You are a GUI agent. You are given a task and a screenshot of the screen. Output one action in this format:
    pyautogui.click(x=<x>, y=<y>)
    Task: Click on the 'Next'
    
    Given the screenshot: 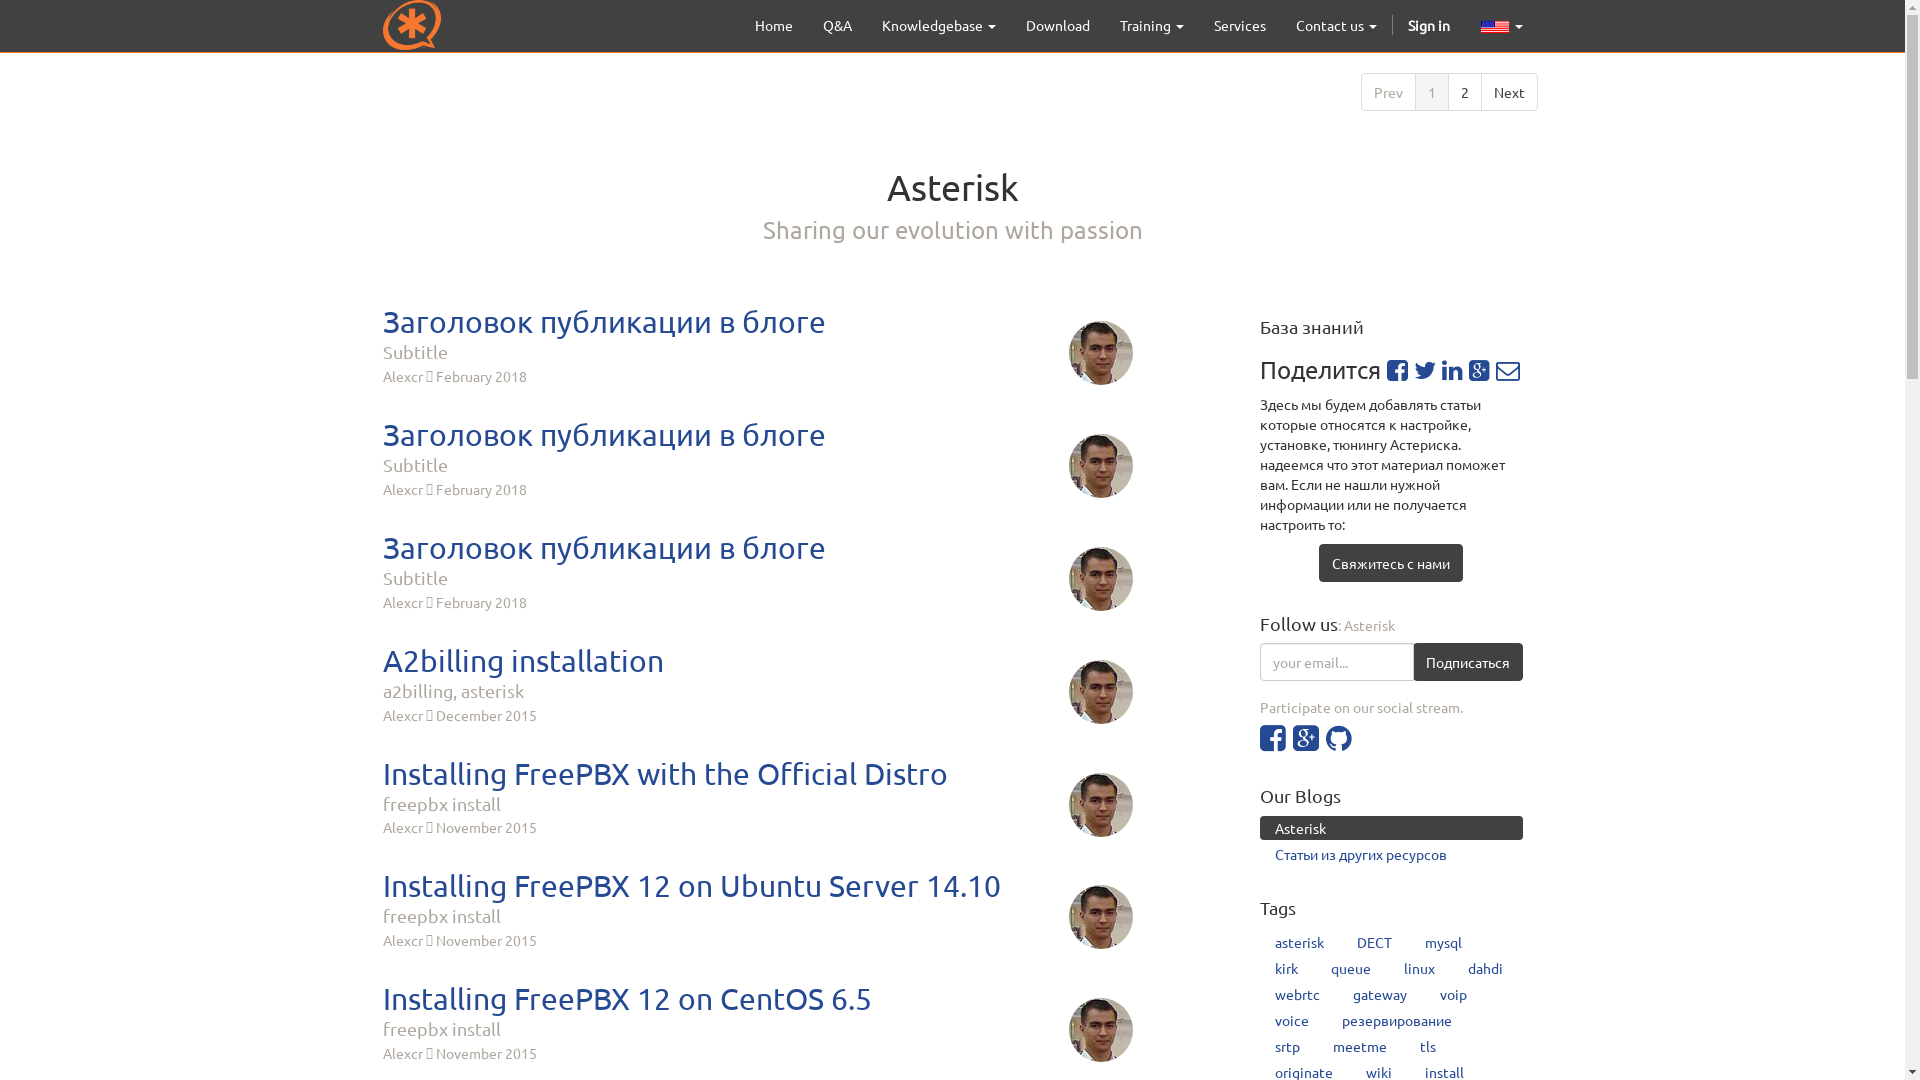 What is the action you would take?
    pyautogui.click(x=1508, y=92)
    